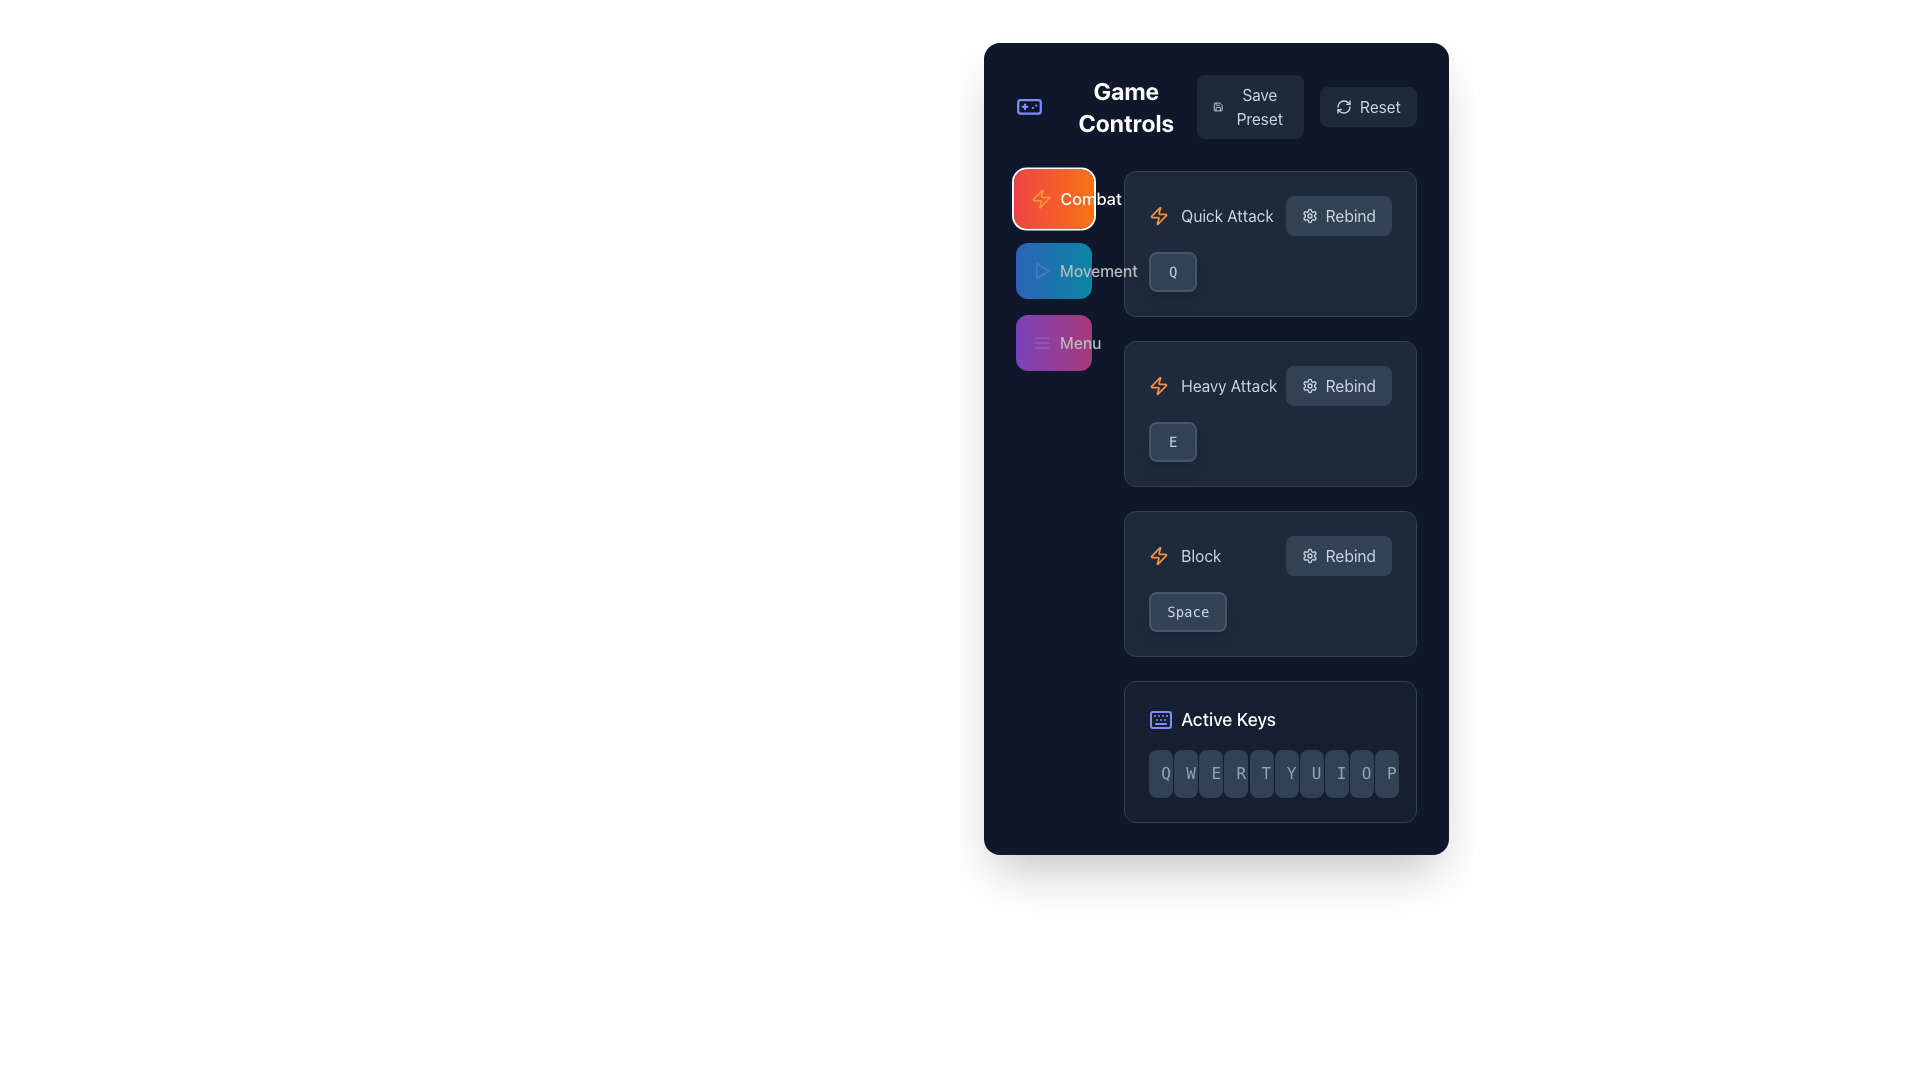 The height and width of the screenshot is (1080, 1920). What do you see at coordinates (1360, 773) in the screenshot?
I see `the rectangular button with rounded corners containing the letter 'O', which is part of the 'Active Keys' section in the horizontal keyboard layout` at bounding box center [1360, 773].